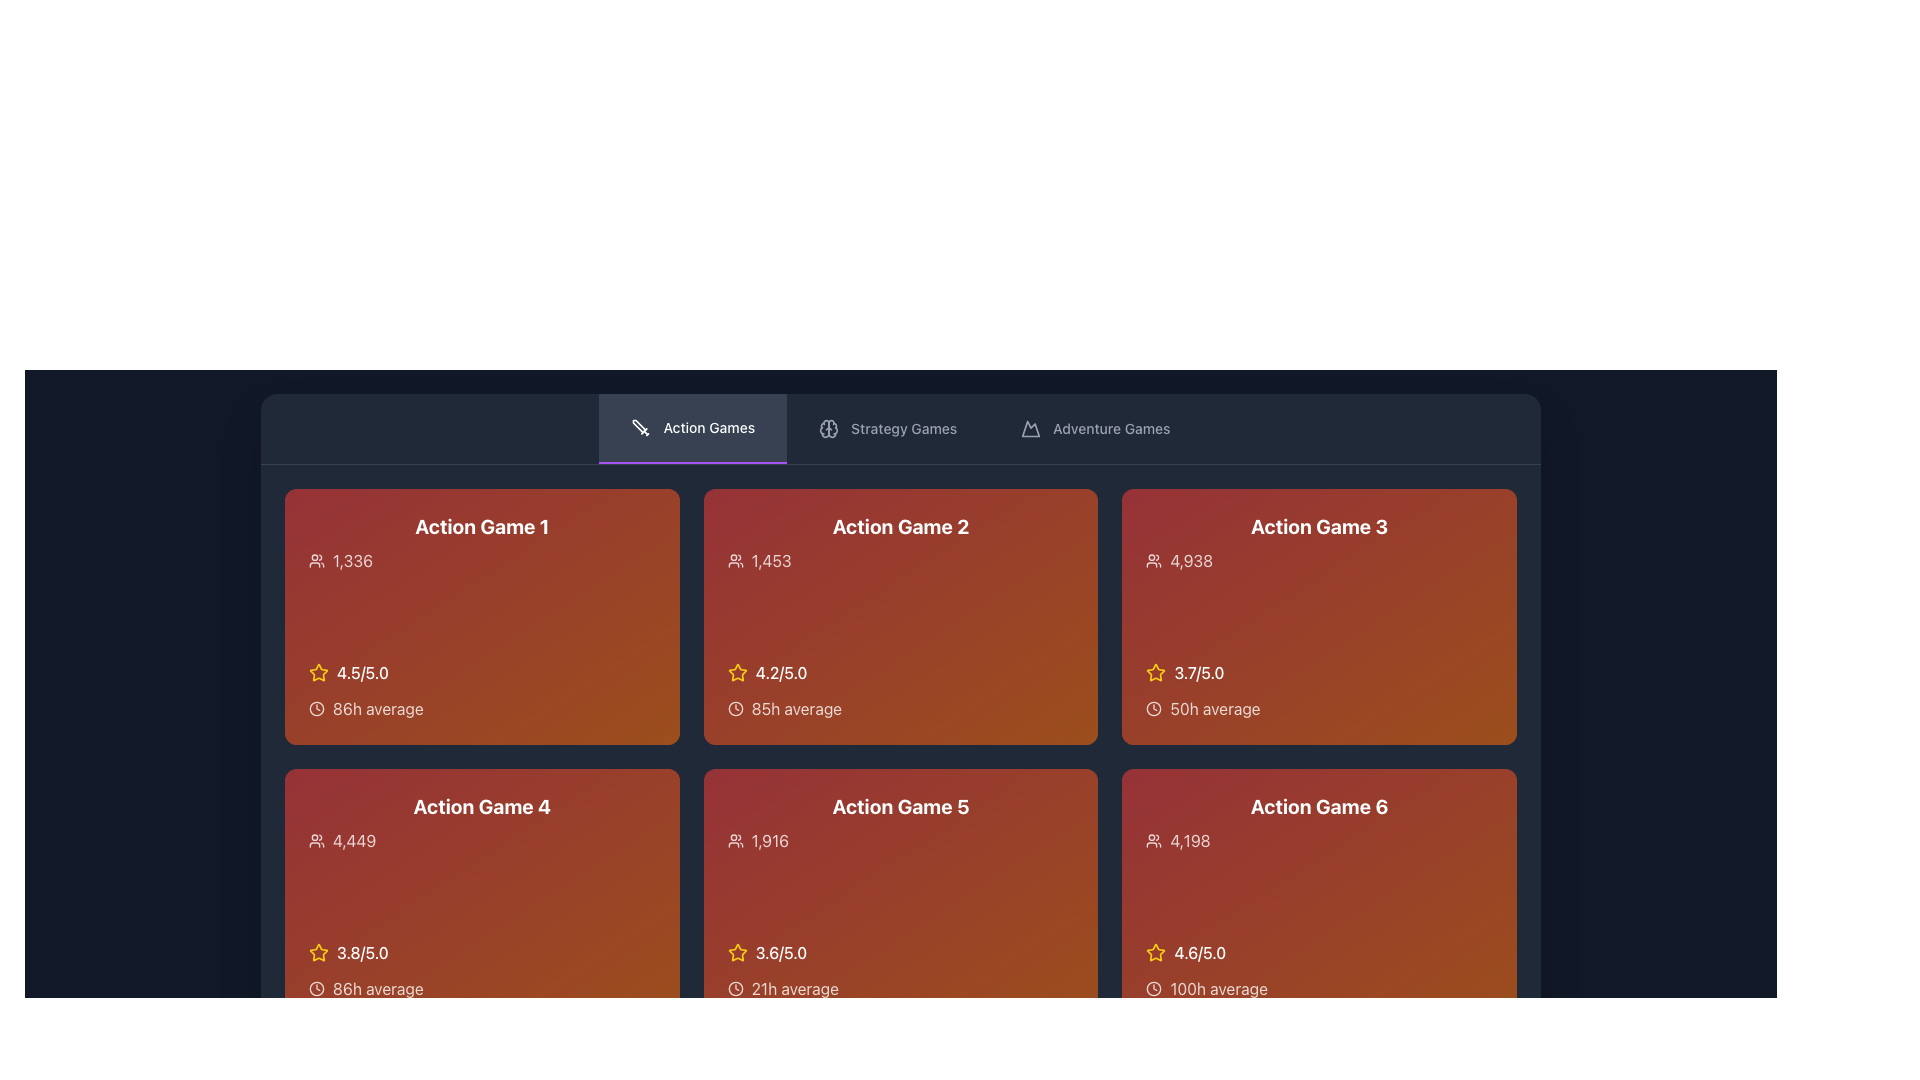 The height and width of the screenshot is (1080, 1920). I want to click on the static text label that displays the number of users interacting with 'Action Game 3', located to the right of a user icon within the card titled 'Action Game 3', so click(1191, 560).